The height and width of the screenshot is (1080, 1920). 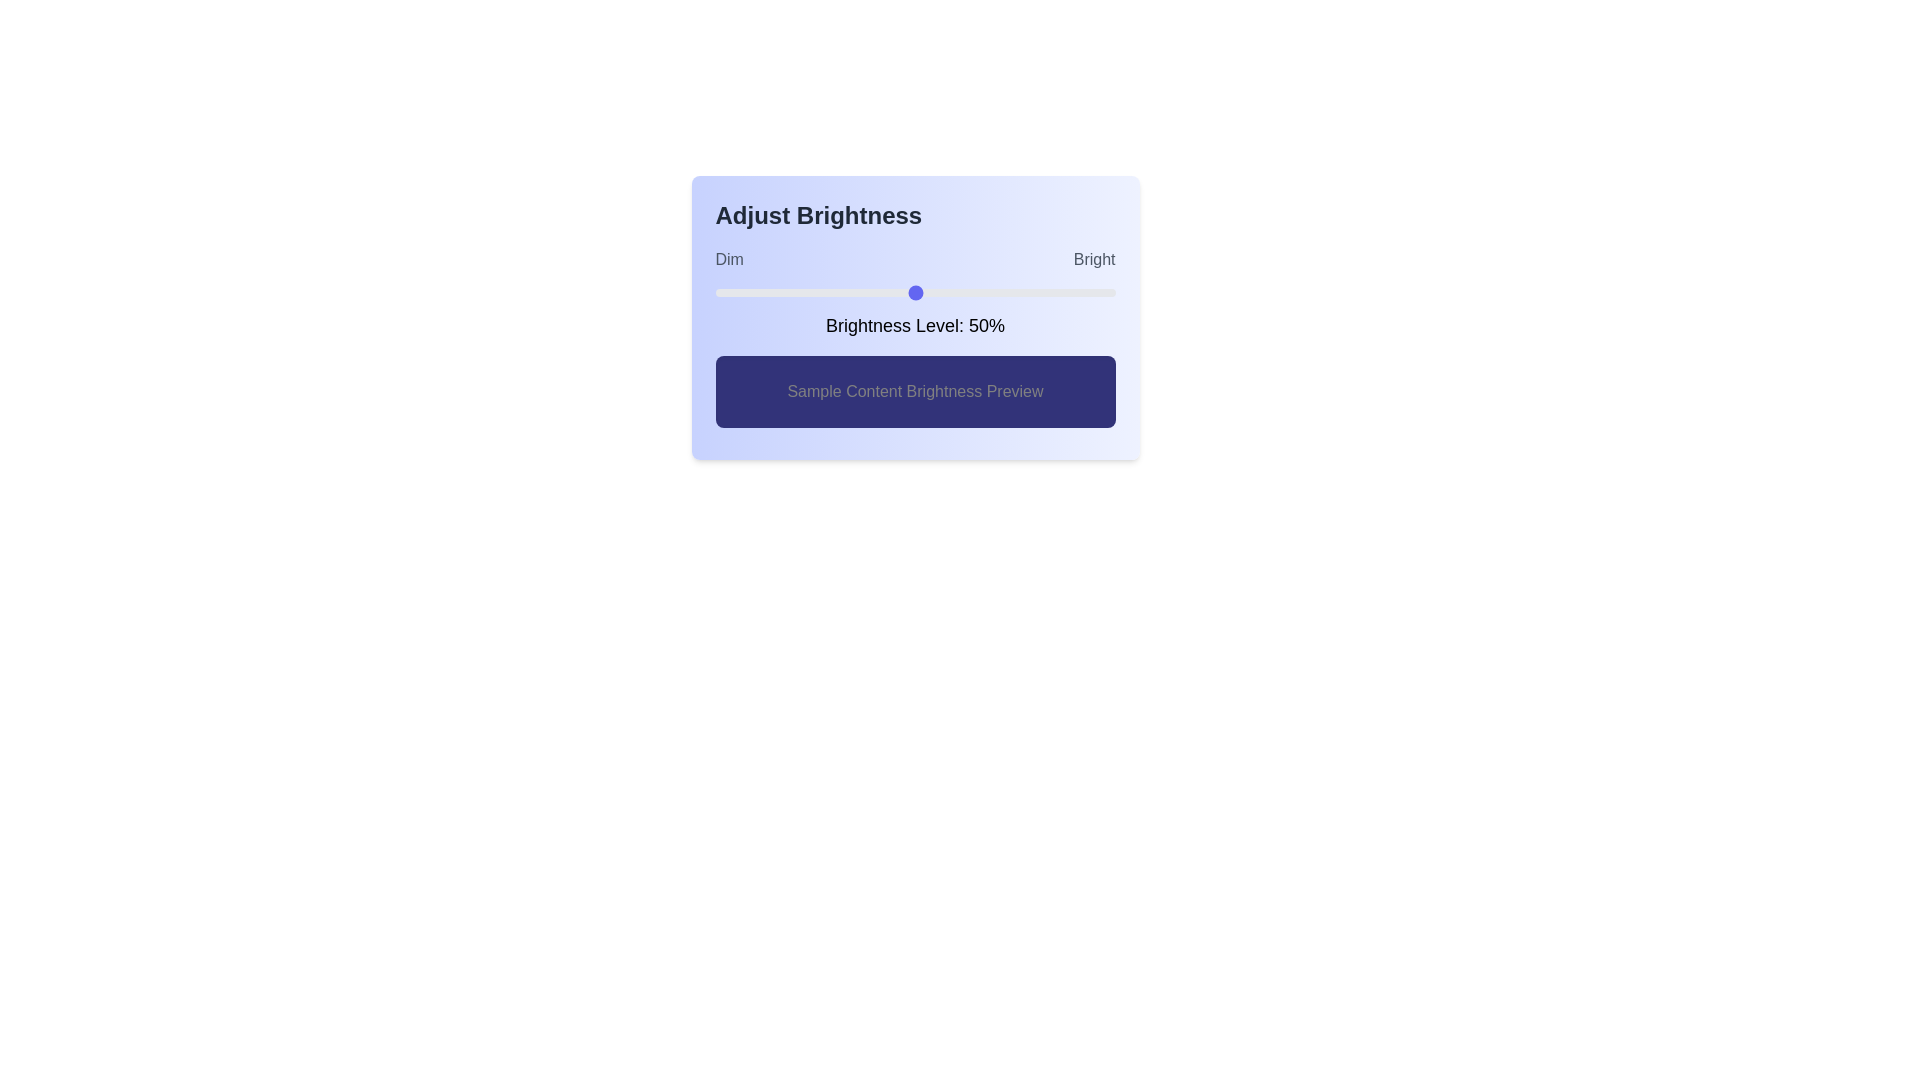 What do you see at coordinates (1039, 293) in the screenshot?
I see `the brightness level to 81% by dragging the slider` at bounding box center [1039, 293].